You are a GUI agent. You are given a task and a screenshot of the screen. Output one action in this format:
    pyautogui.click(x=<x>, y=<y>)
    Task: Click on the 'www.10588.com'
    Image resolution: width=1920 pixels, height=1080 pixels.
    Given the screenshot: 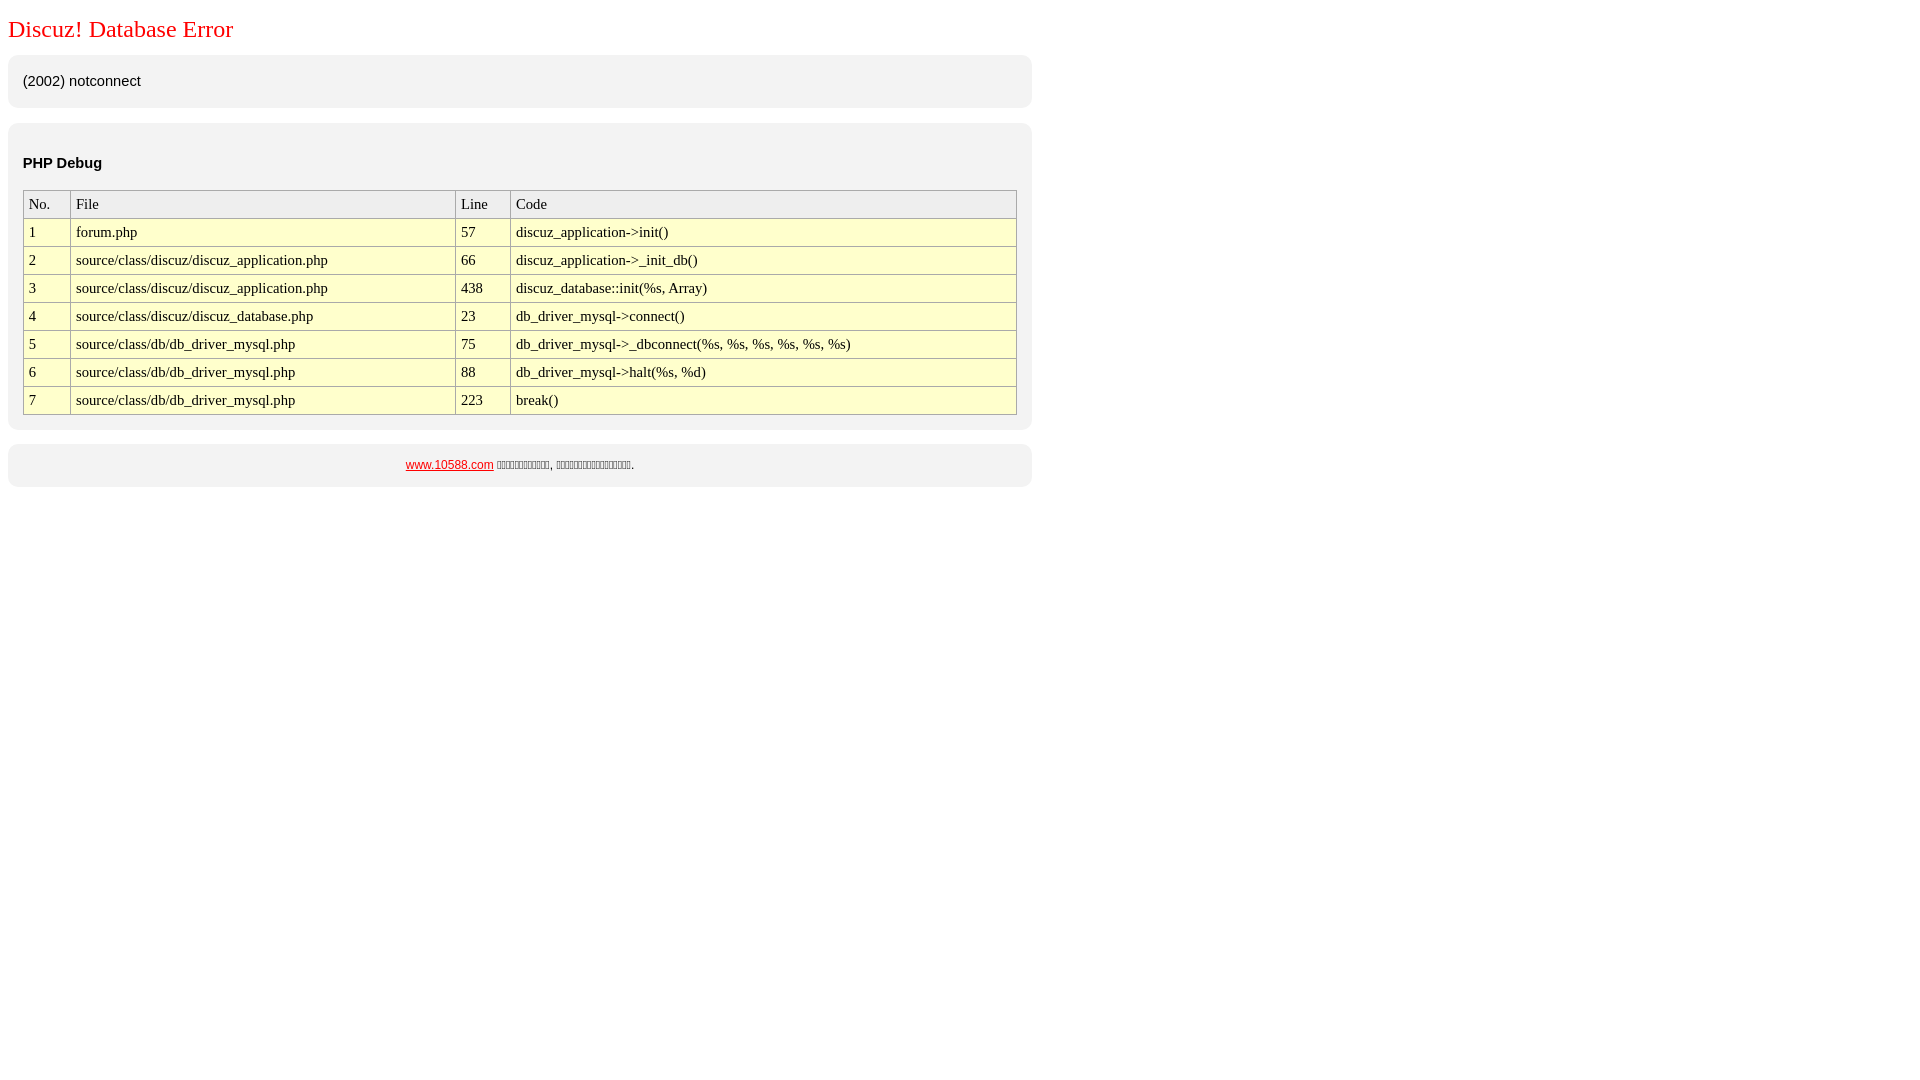 What is the action you would take?
    pyautogui.click(x=449, y=465)
    